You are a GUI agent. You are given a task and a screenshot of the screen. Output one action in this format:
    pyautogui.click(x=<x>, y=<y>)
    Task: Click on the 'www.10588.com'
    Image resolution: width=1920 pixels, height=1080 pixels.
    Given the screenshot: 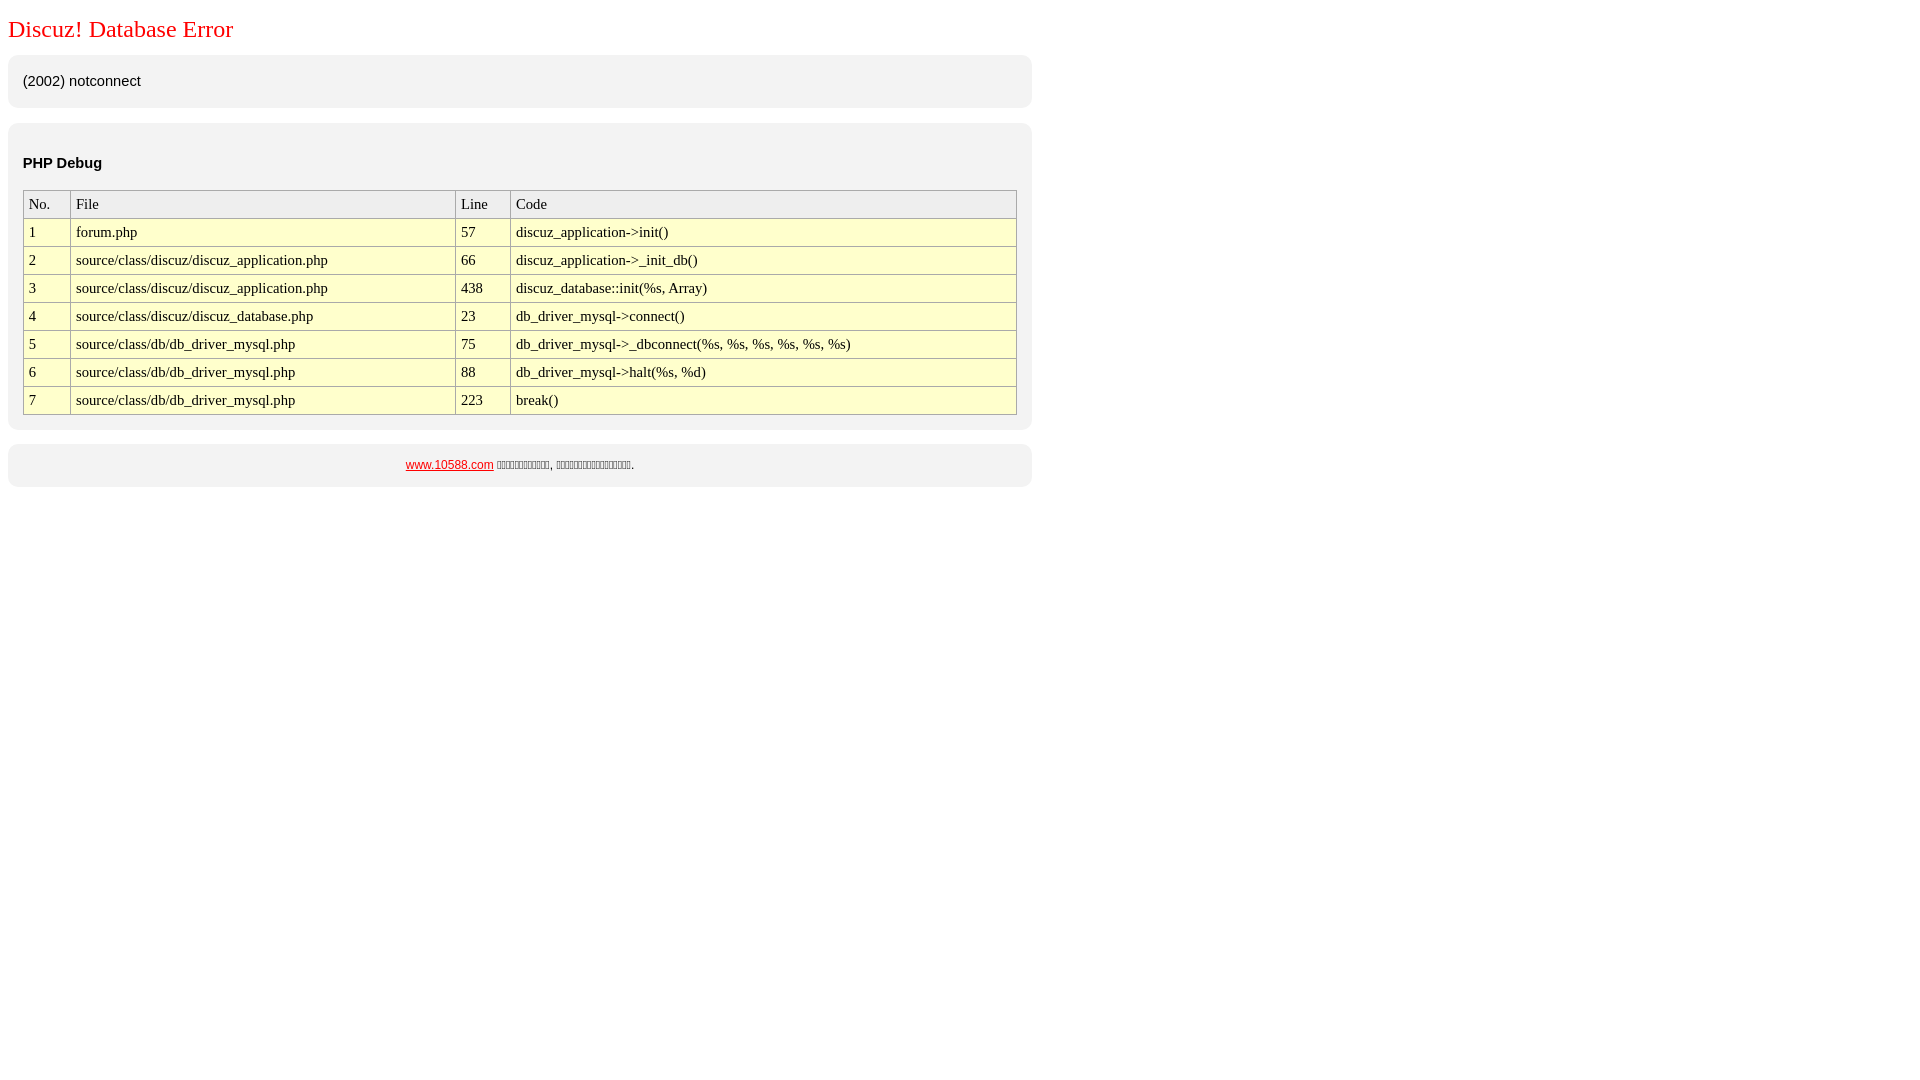 What is the action you would take?
    pyautogui.click(x=449, y=465)
    